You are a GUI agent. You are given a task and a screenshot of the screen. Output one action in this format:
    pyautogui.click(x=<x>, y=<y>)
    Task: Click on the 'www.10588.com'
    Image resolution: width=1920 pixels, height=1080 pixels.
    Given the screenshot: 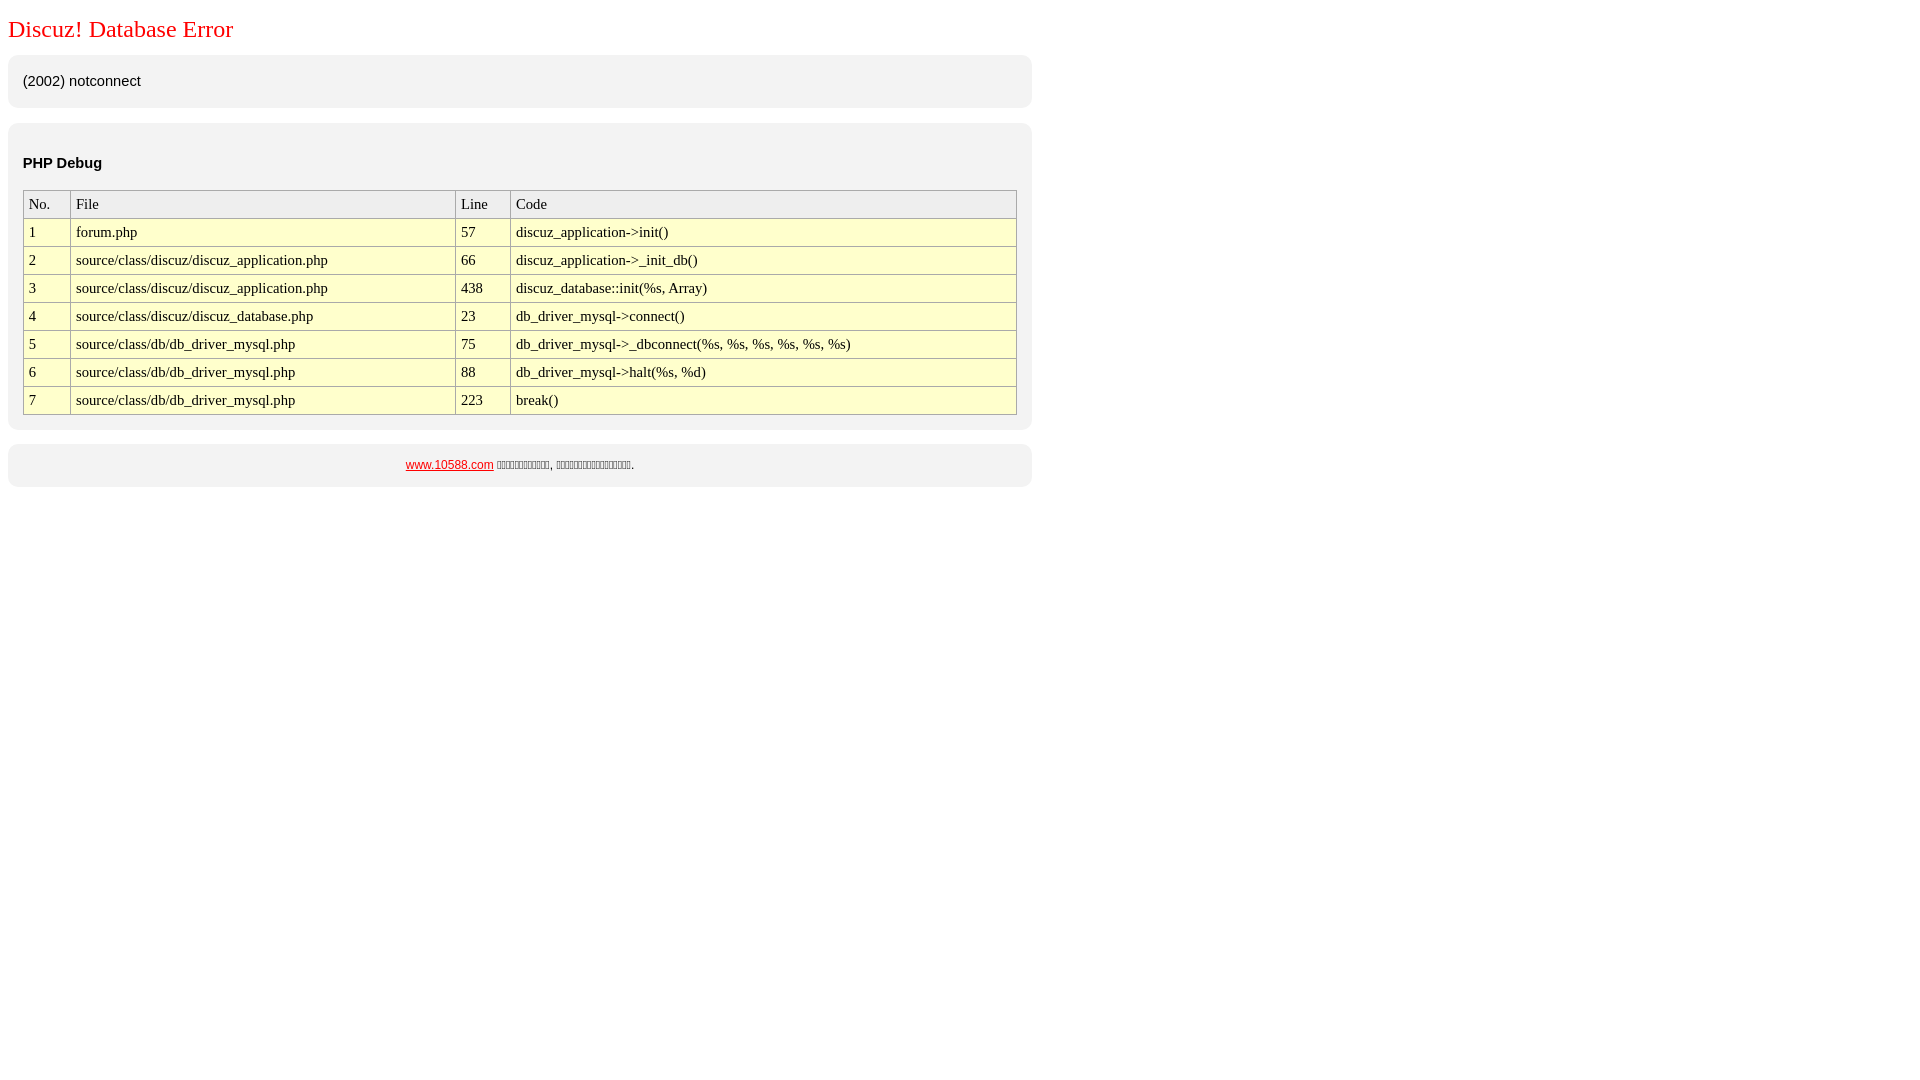 What is the action you would take?
    pyautogui.click(x=449, y=465)
    